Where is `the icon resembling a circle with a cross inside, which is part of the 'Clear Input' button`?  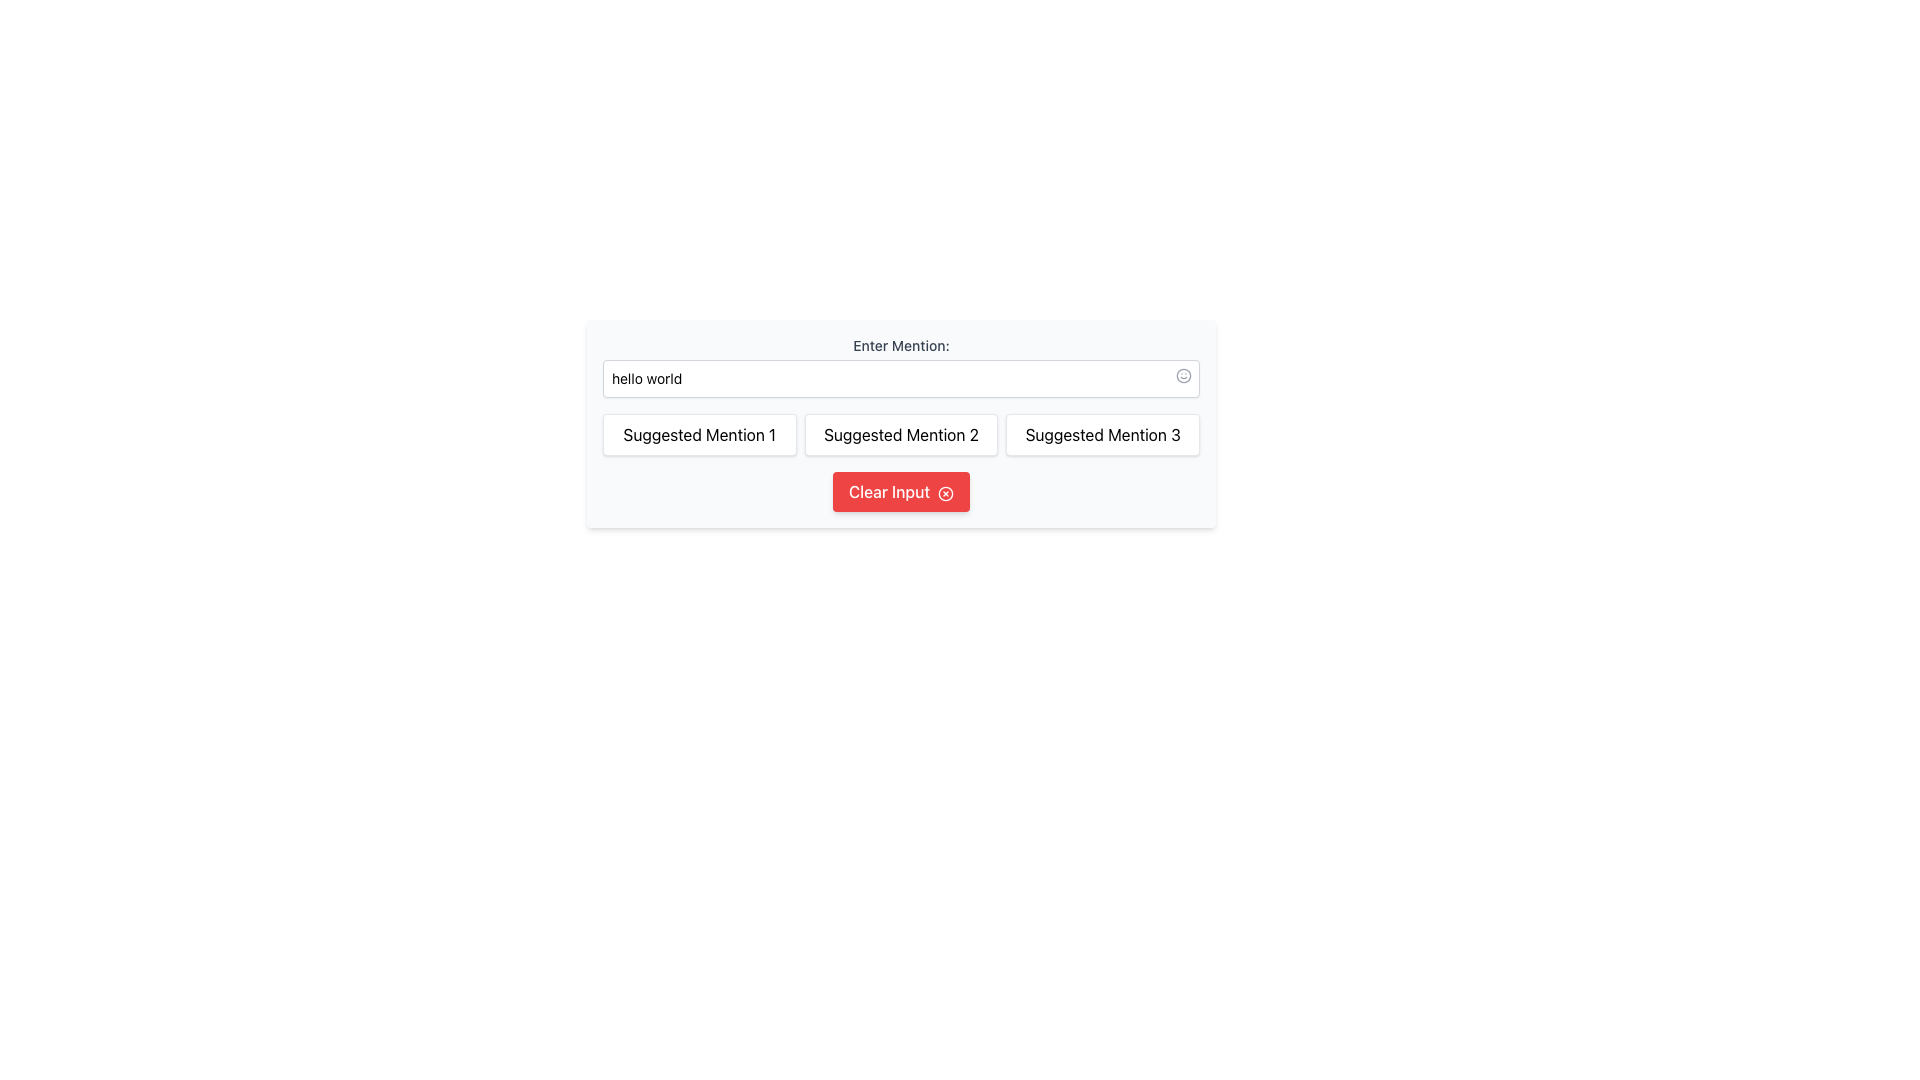 the icon resembling a circle with a cross inside, which is part of the 'Clear Input' button is located at coordinates (945, 493).